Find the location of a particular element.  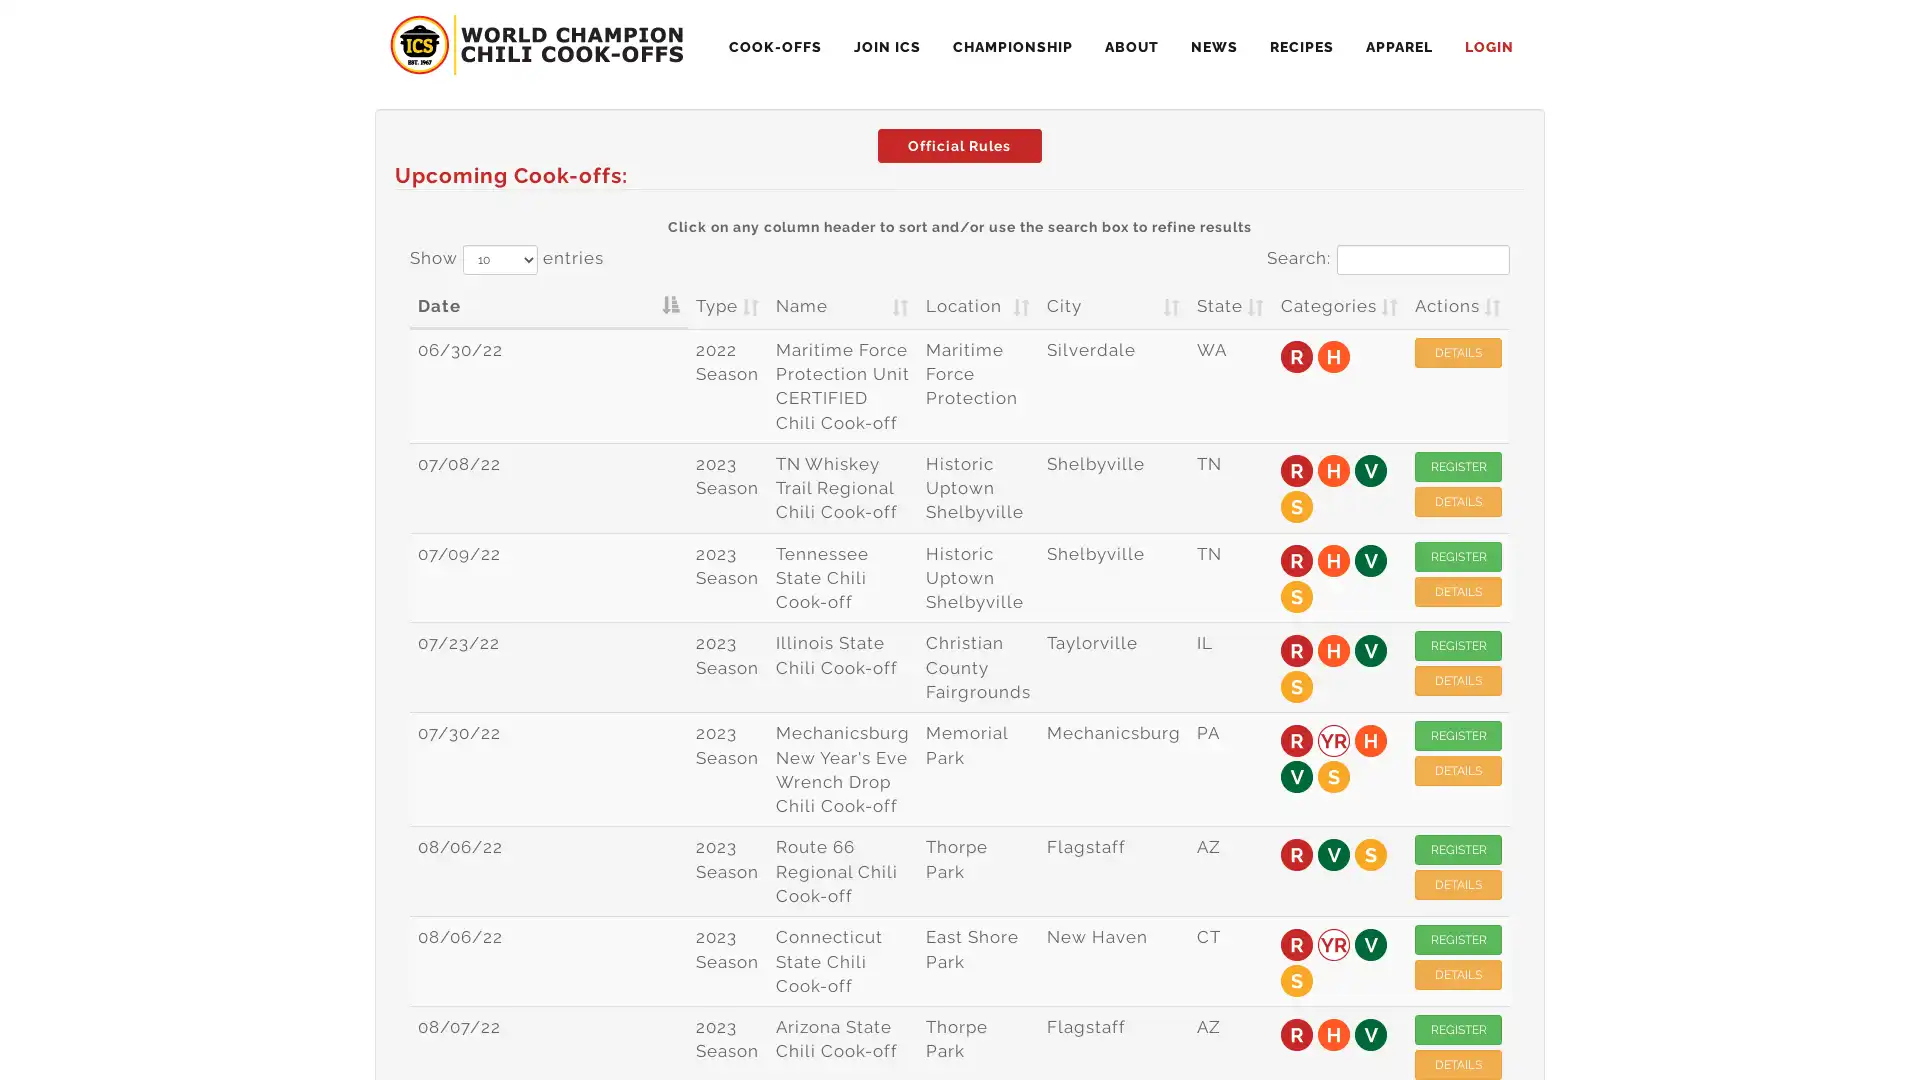

REGISTER is located at coordinates (1458, 645).